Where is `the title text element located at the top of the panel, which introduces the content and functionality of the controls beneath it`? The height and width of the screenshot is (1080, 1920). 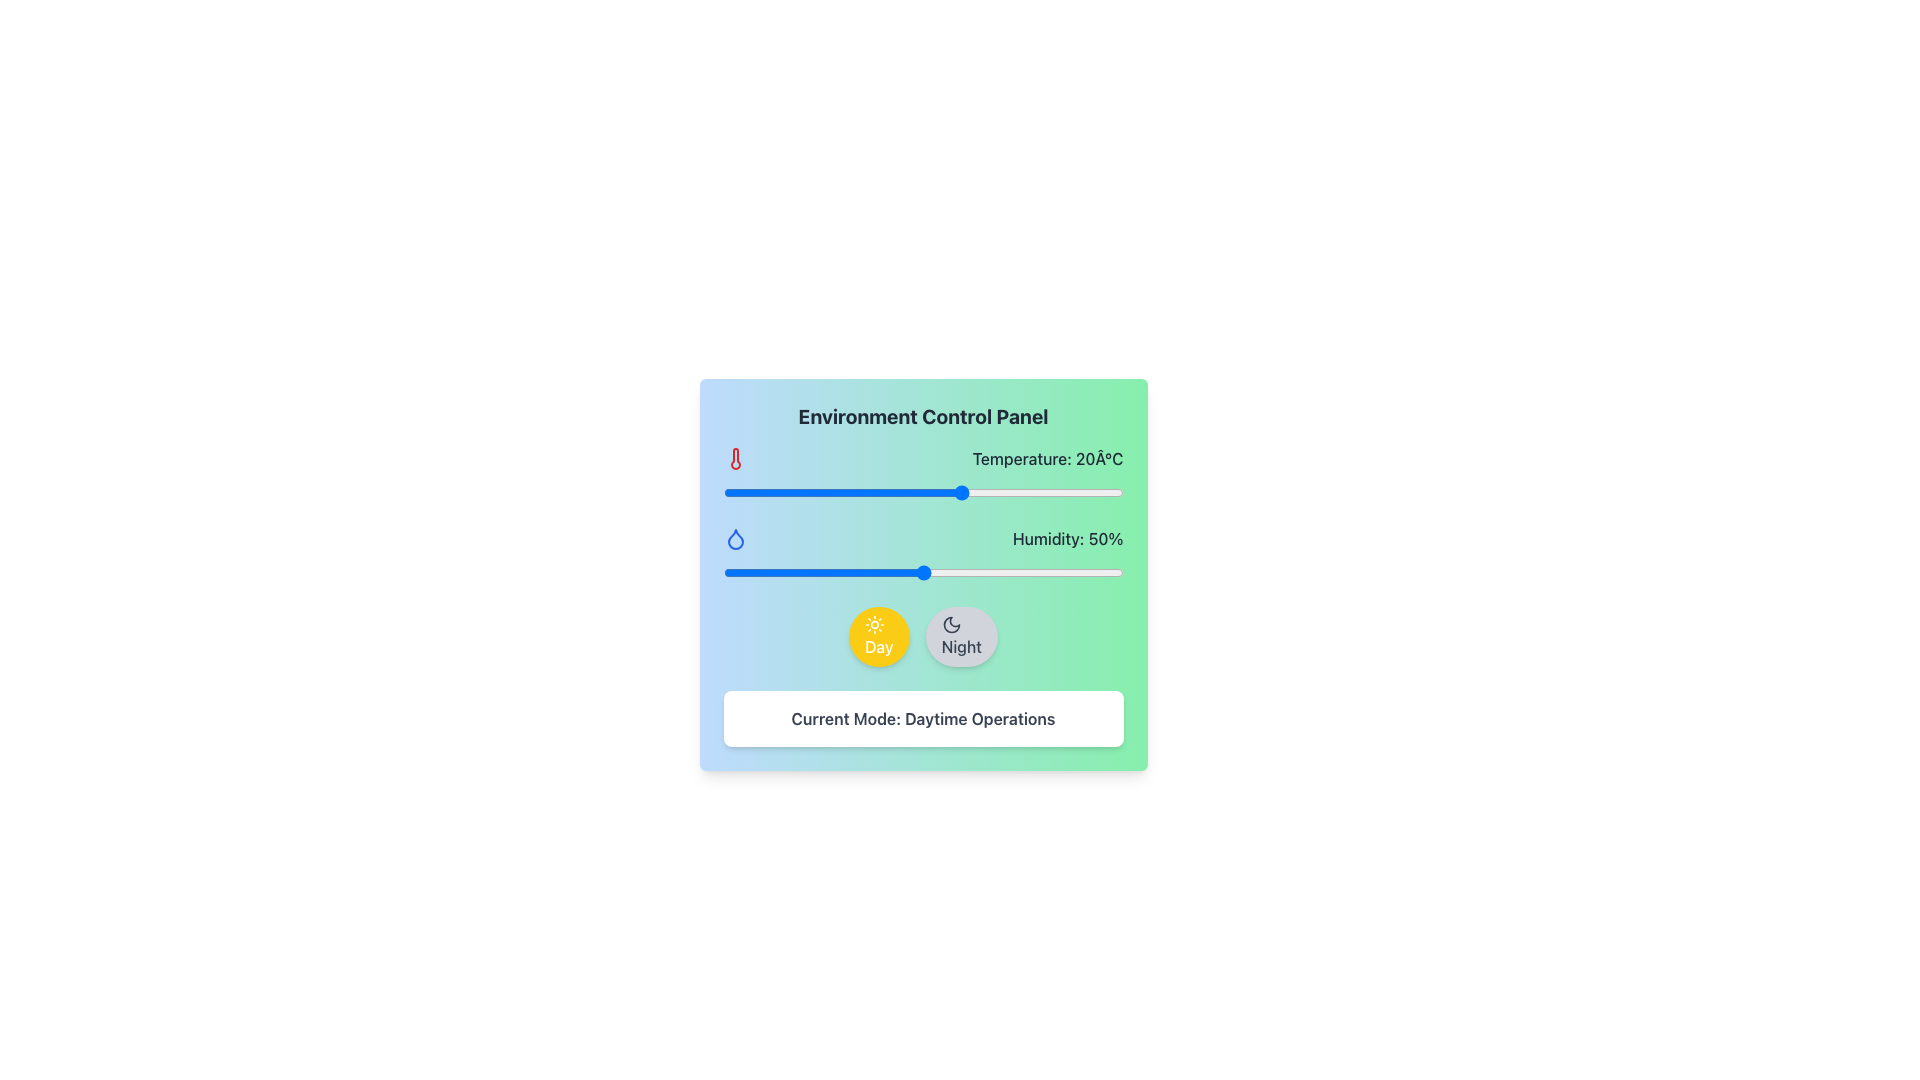
the title text element located at the top of the panel, which introduces the content and functionality of the controls beneath it is located at coordinates (922, 415).